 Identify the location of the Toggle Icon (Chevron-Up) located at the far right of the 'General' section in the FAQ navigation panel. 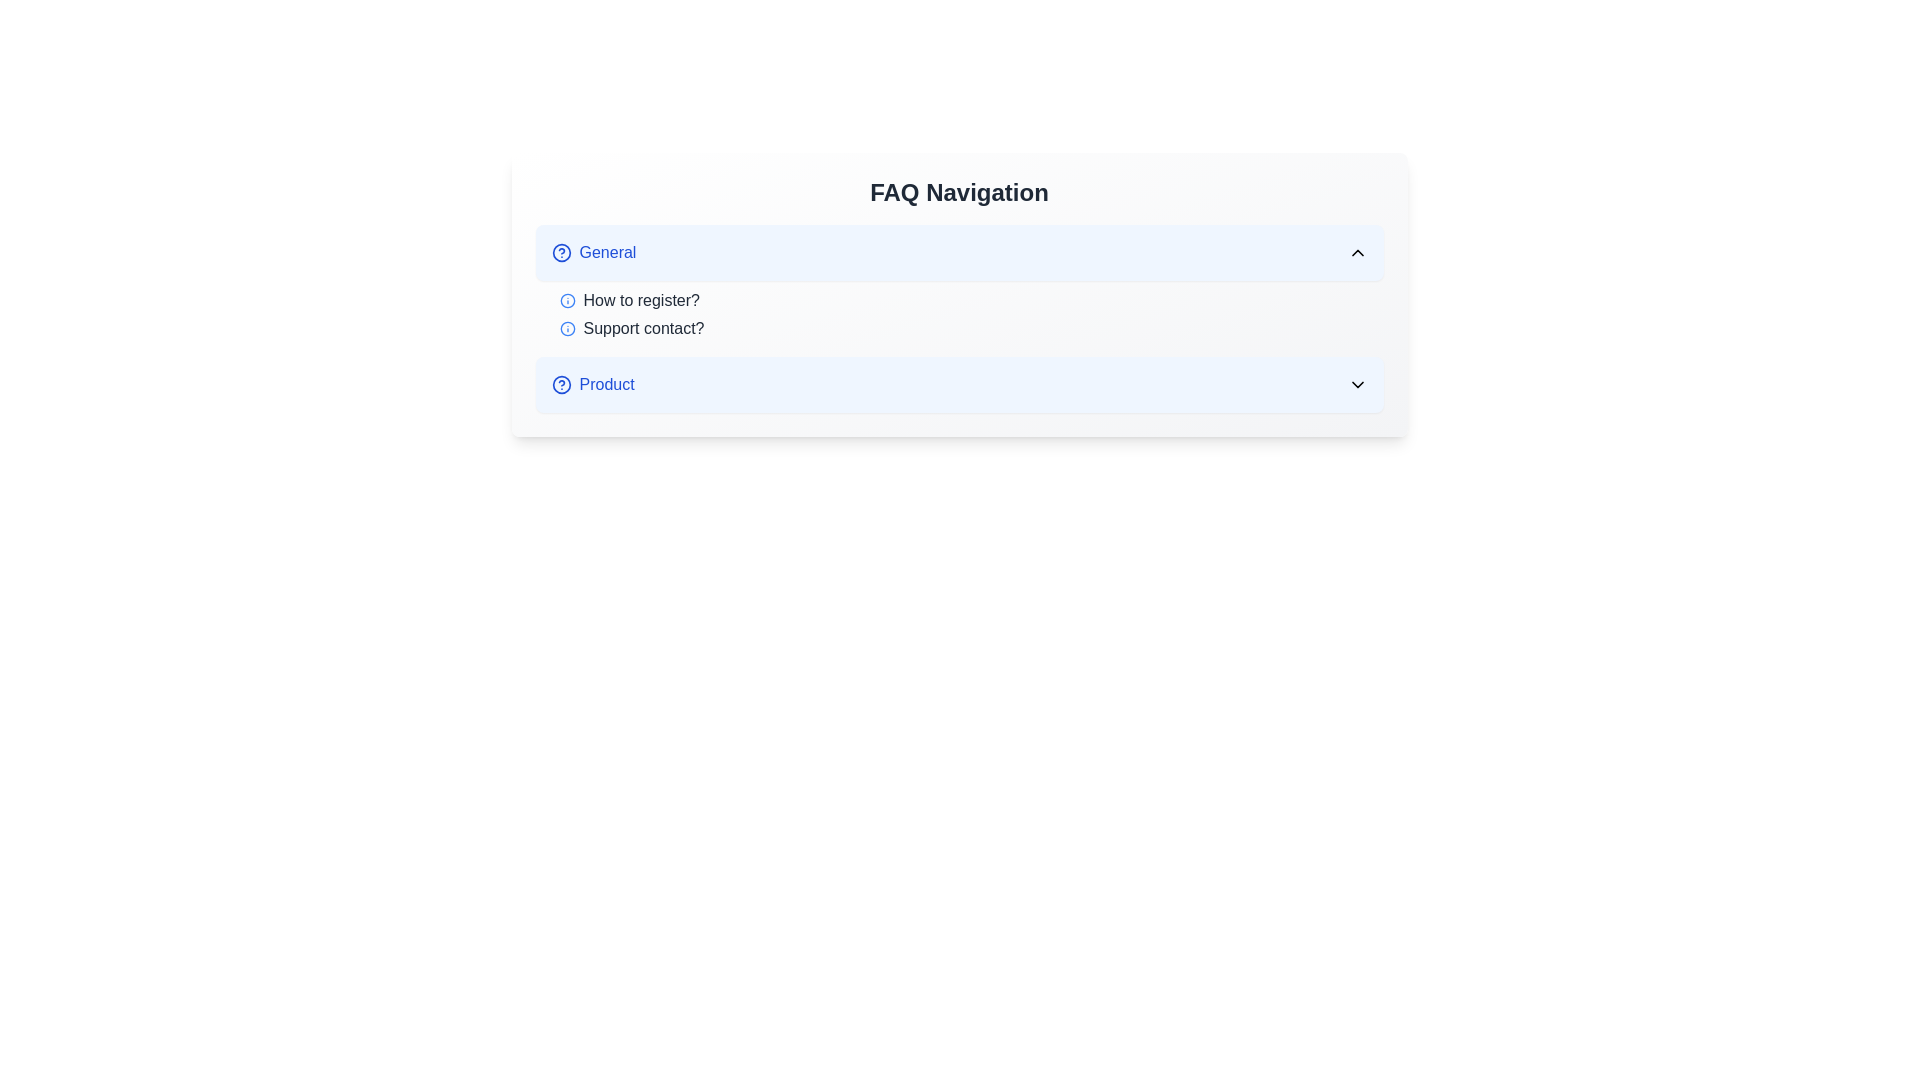
(1357, 252).